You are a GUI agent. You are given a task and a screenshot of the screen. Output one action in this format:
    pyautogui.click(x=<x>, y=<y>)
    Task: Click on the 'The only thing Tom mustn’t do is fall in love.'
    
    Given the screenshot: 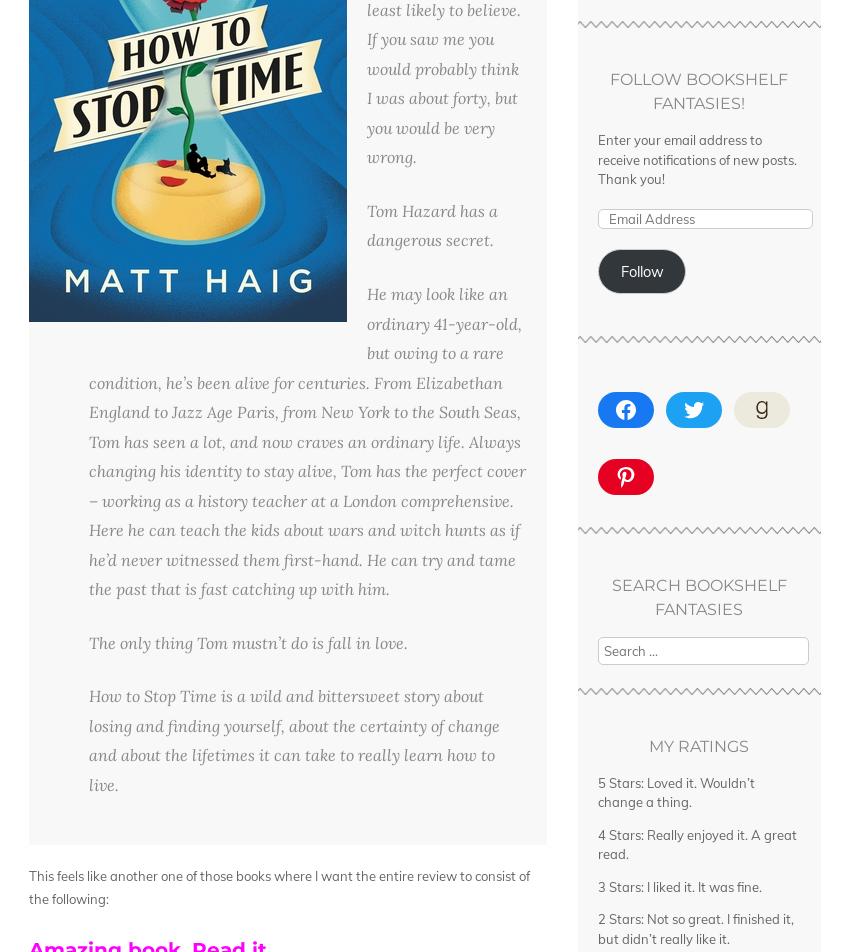 What is the action you would take?
    pyautogui.click(x=248, y=642)
    